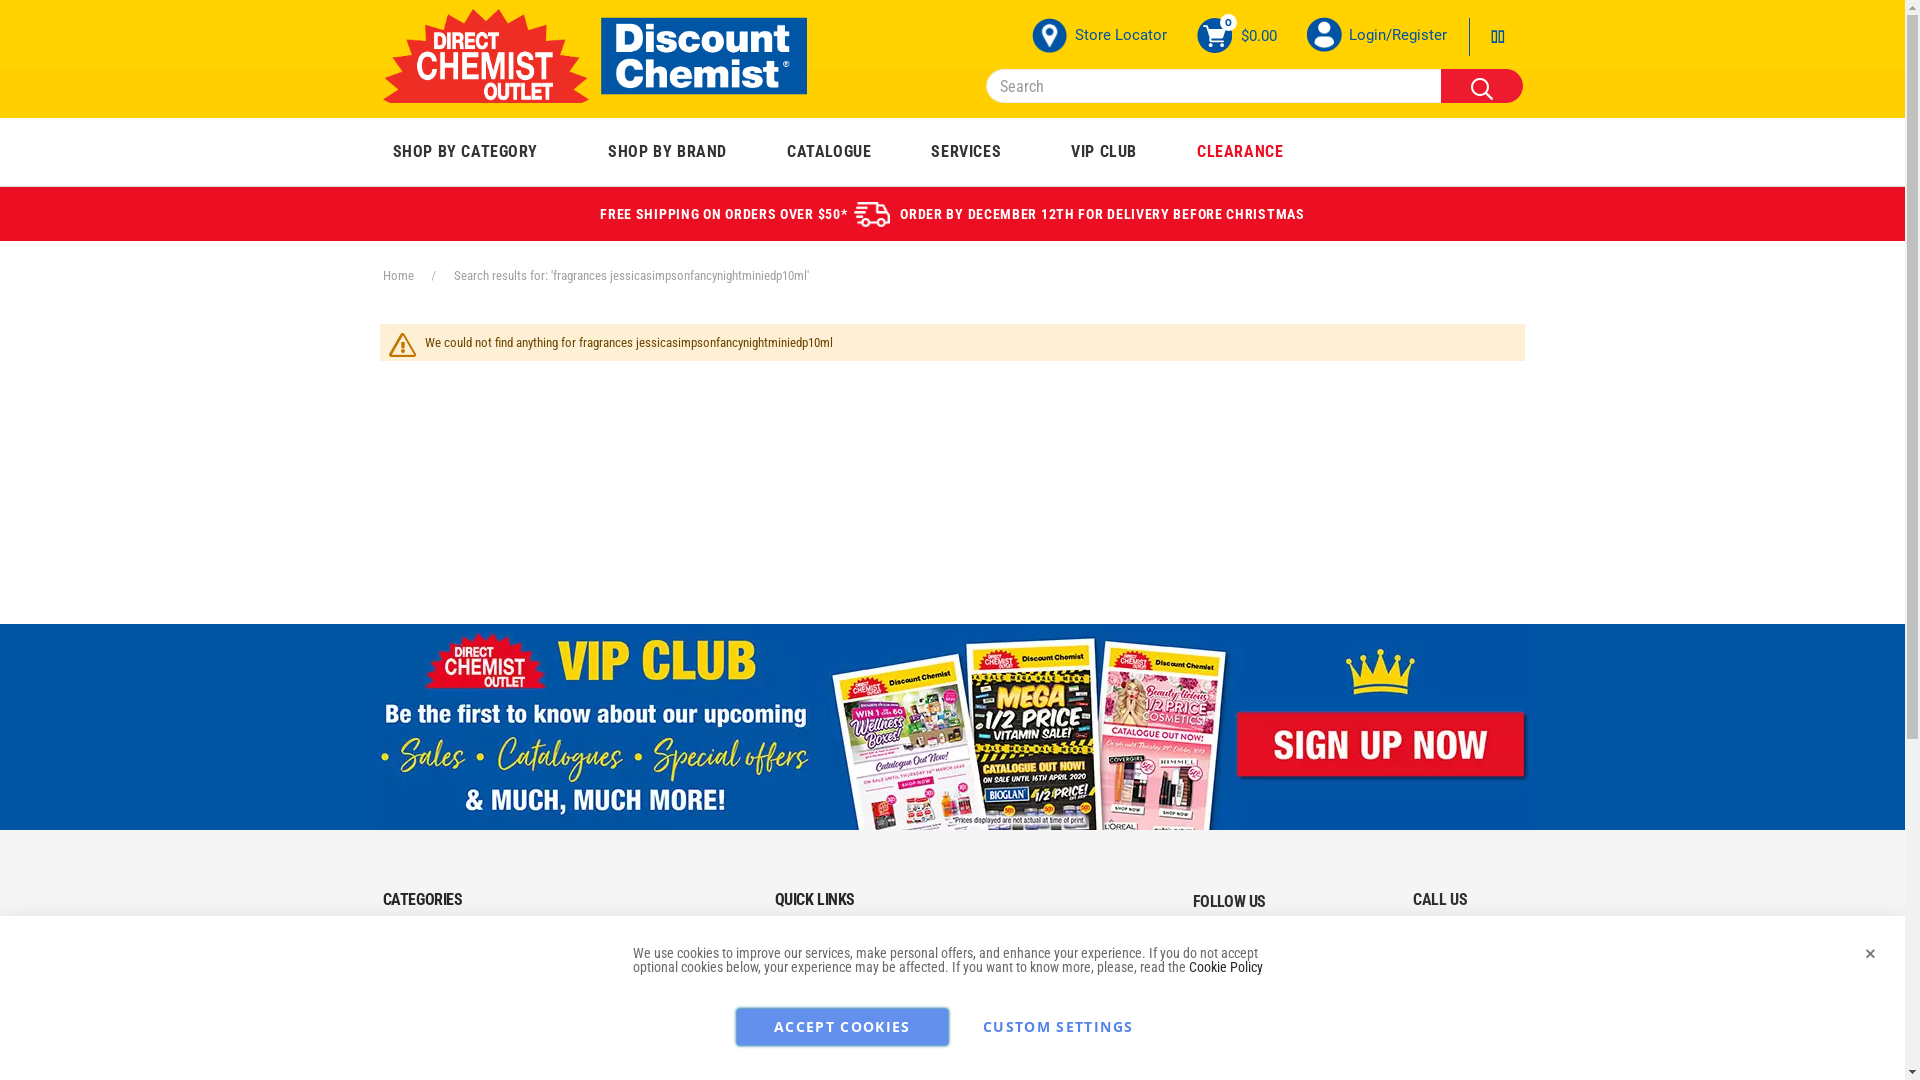 Image resolution: width=1920 pixels, height=1080 pixels. What do you see at coordinates (801, 979) in the screenshot?
I see `'Contact Us'` at bounding box center [801, 979].